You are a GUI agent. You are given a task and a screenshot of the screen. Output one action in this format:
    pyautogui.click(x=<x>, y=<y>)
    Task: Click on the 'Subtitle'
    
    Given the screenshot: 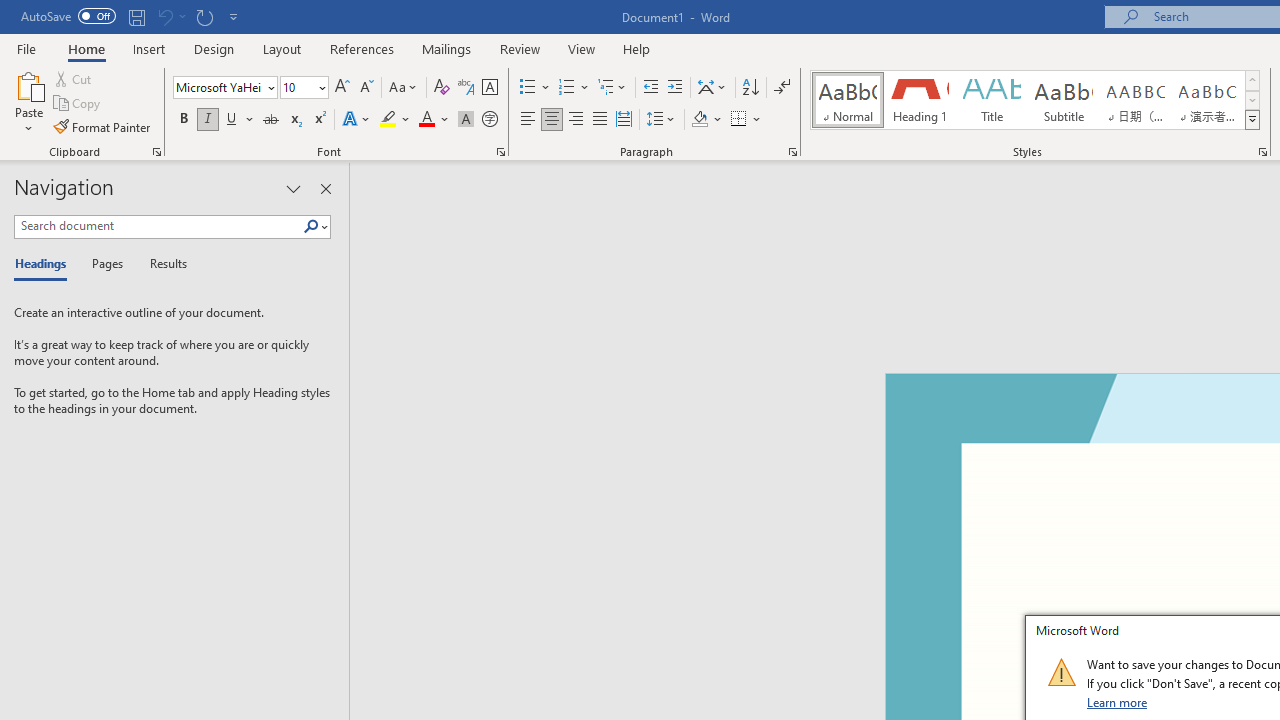 What is the action you would take?
    pyautogui.click(x=1062, y=100)
    